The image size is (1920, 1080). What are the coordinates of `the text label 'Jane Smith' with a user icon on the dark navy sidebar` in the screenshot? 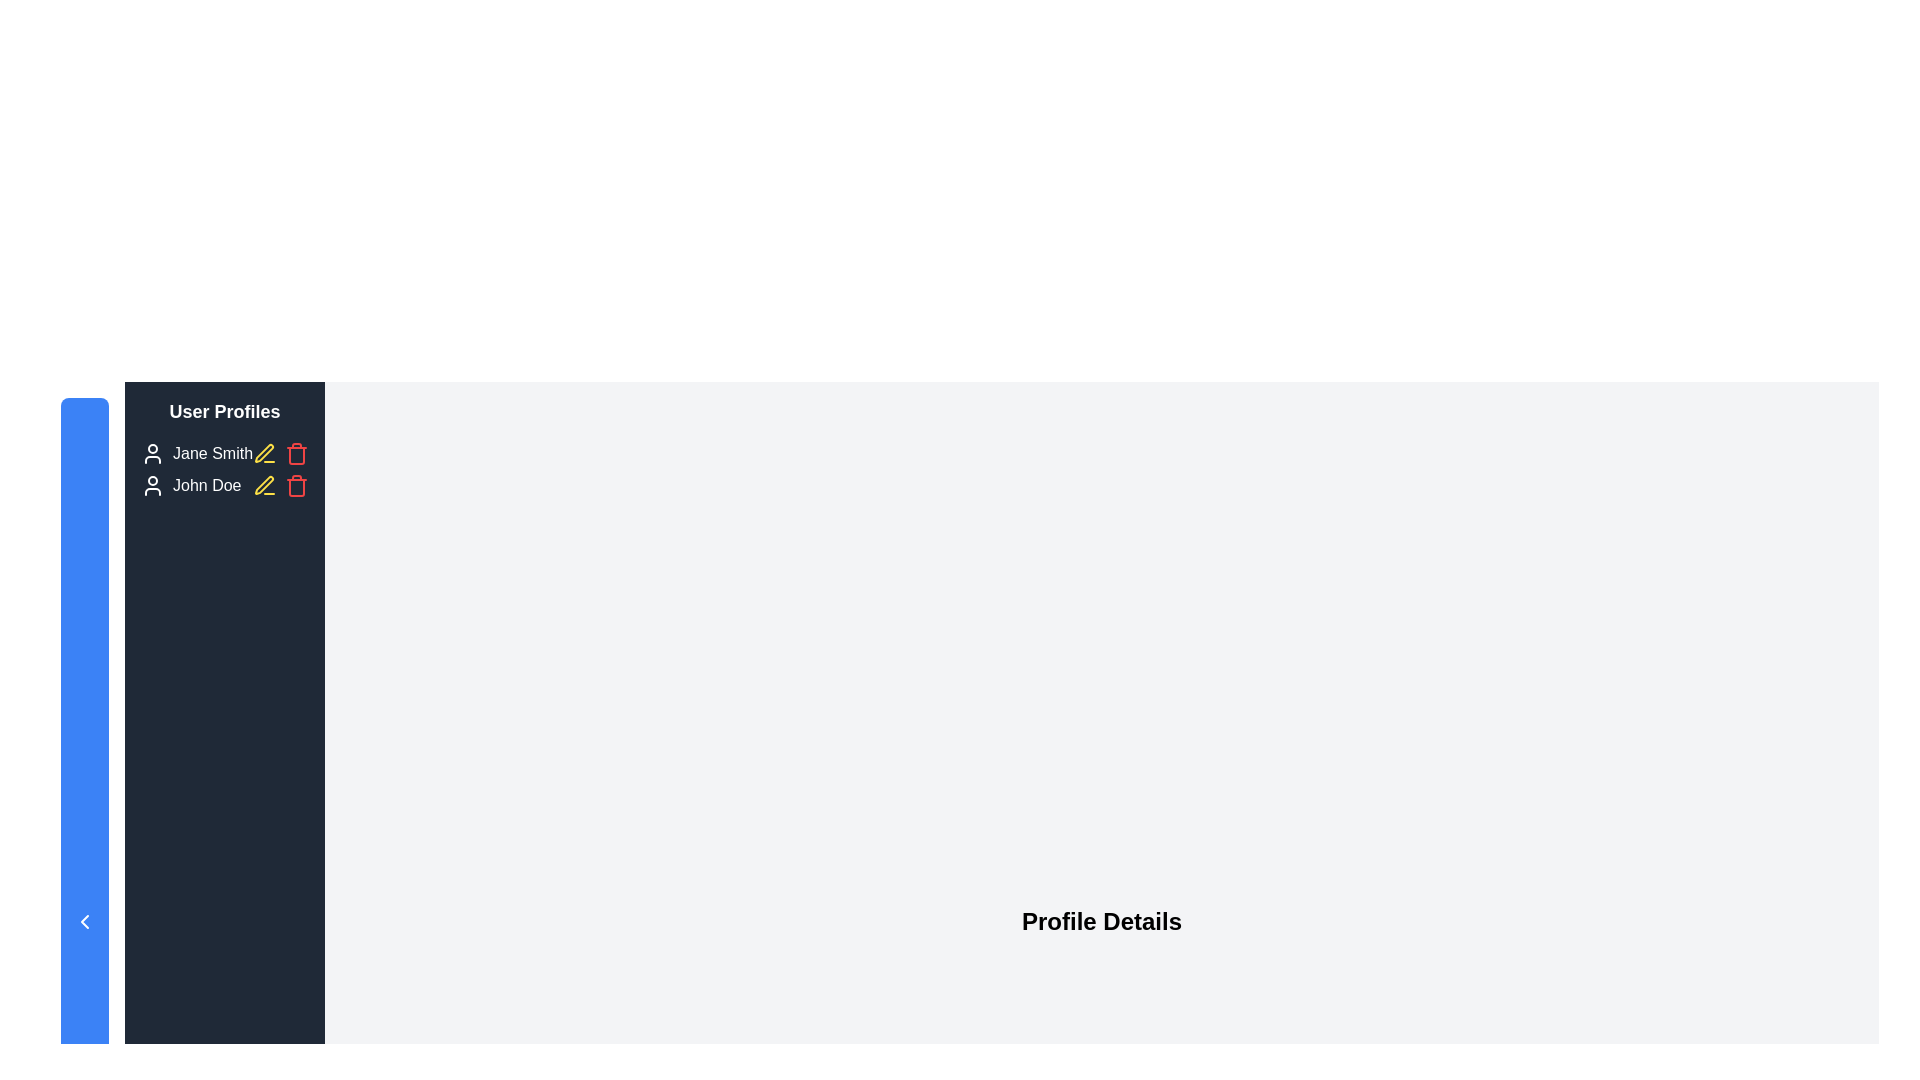 It's located at (196, 454).